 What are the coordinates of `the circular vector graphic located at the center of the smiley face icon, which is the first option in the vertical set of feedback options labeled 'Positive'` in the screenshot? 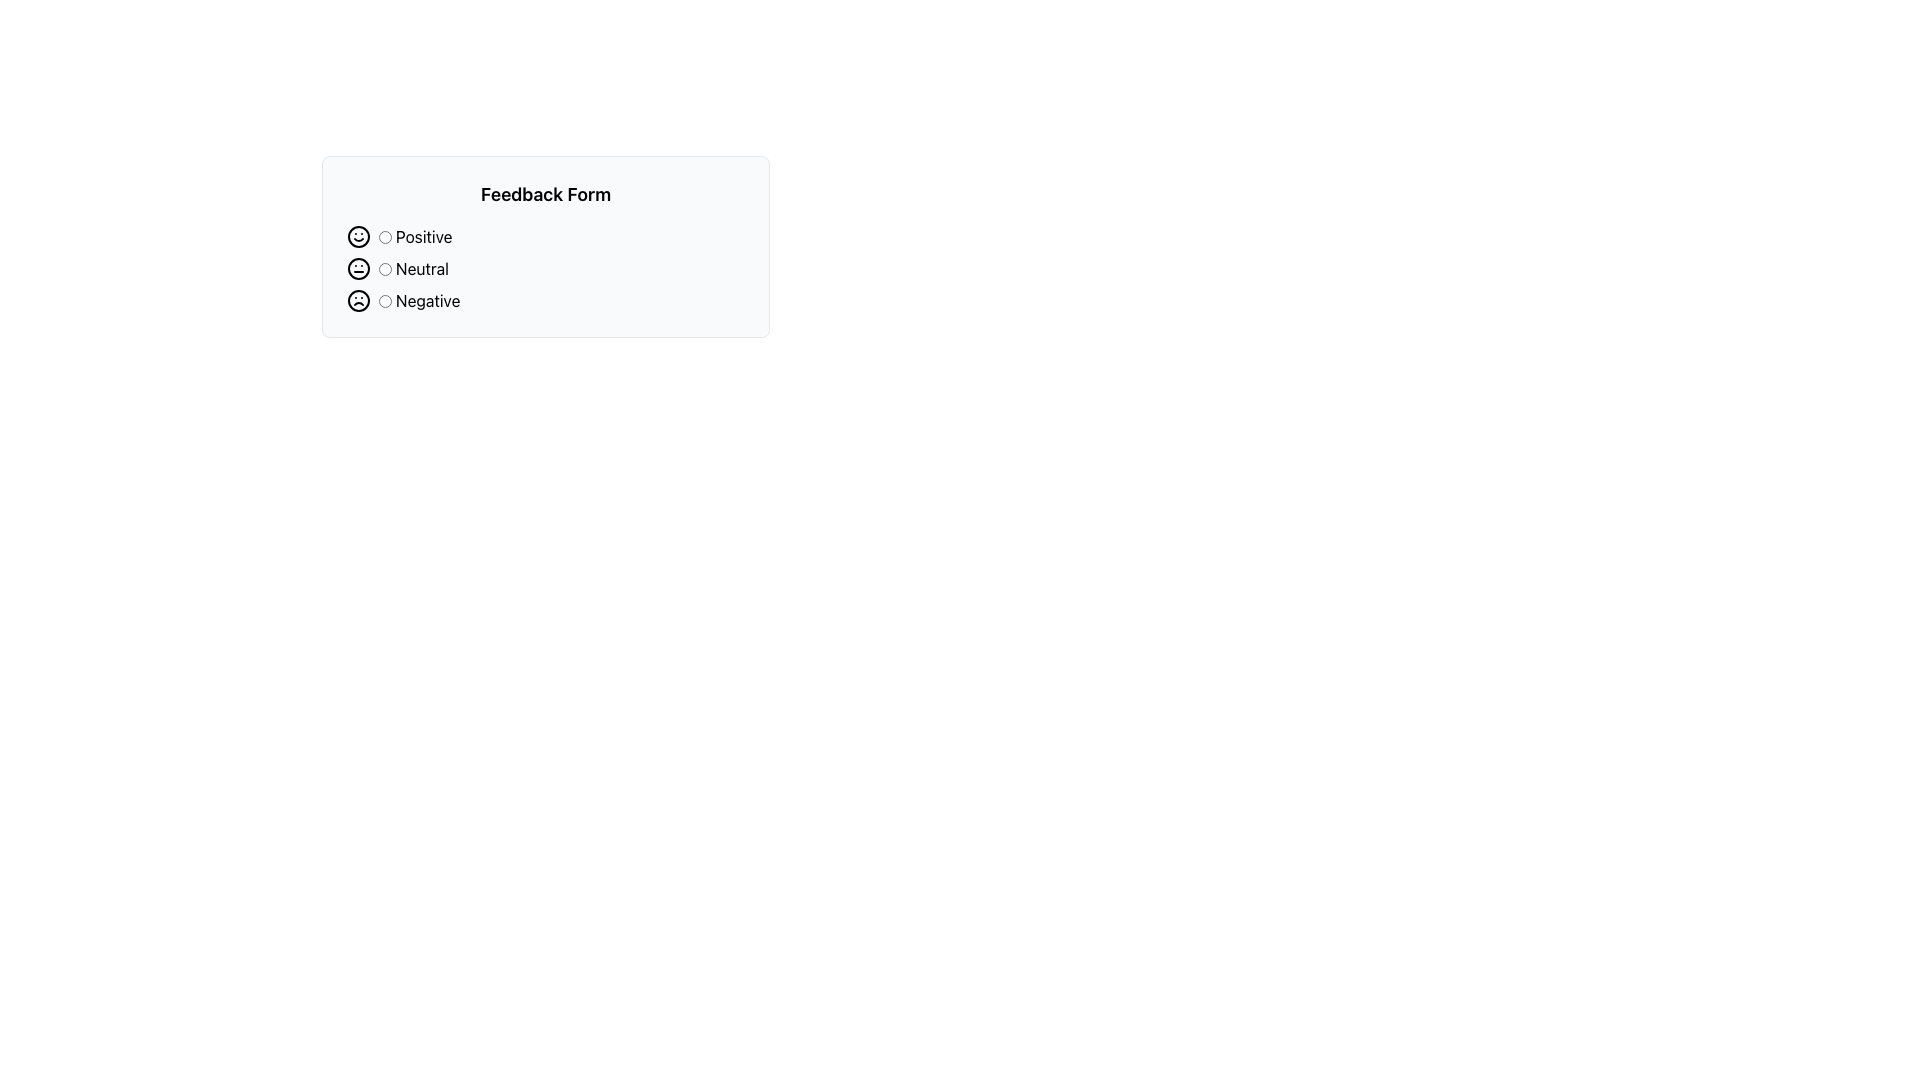 It's located at (359, 235).